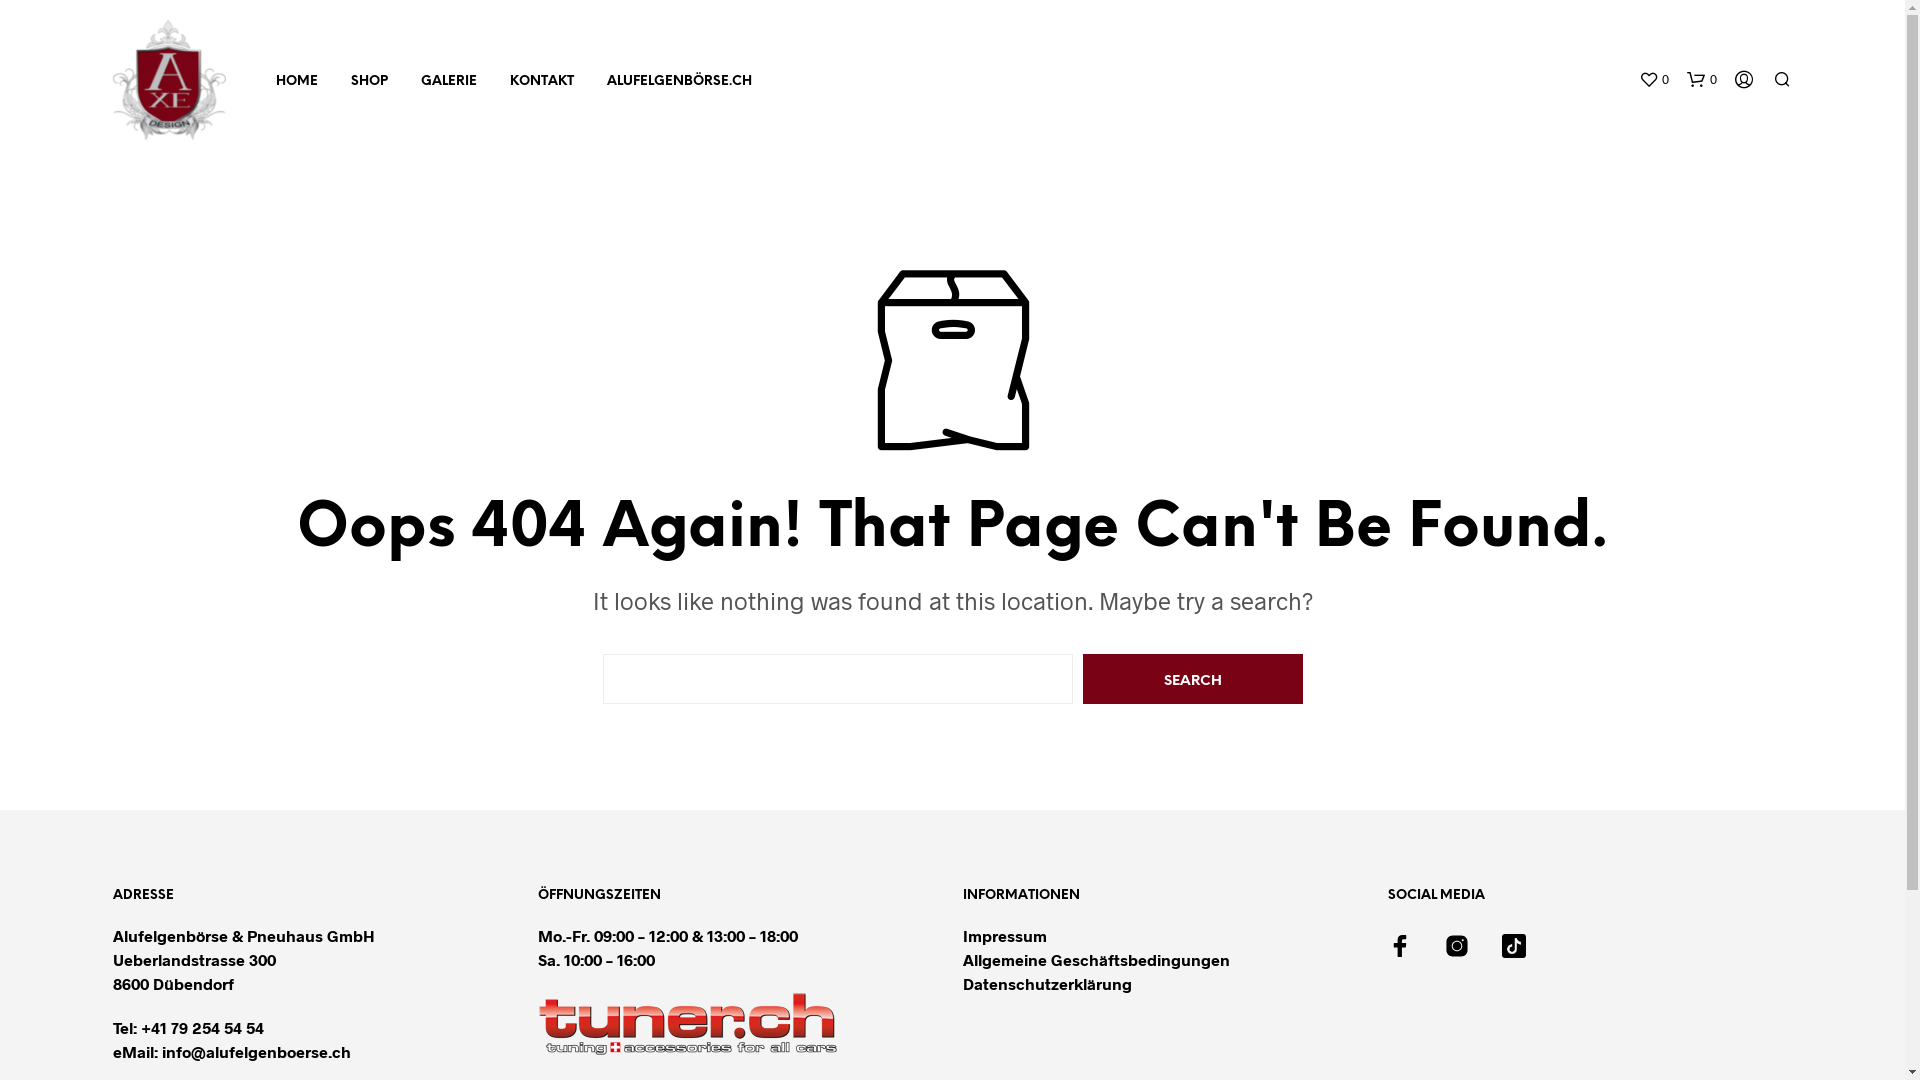  Describe the element at coordinates (1637, 79) in the screenshot. I see `'0'` at that location.